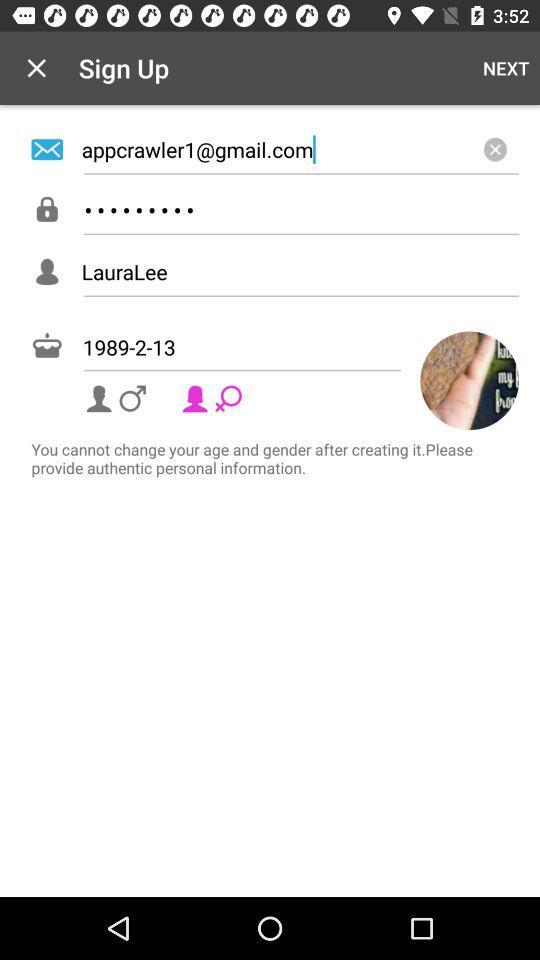 The height and width of the screenshot is (960, 540). I want to click on item below the next icon, so click(494, 148).